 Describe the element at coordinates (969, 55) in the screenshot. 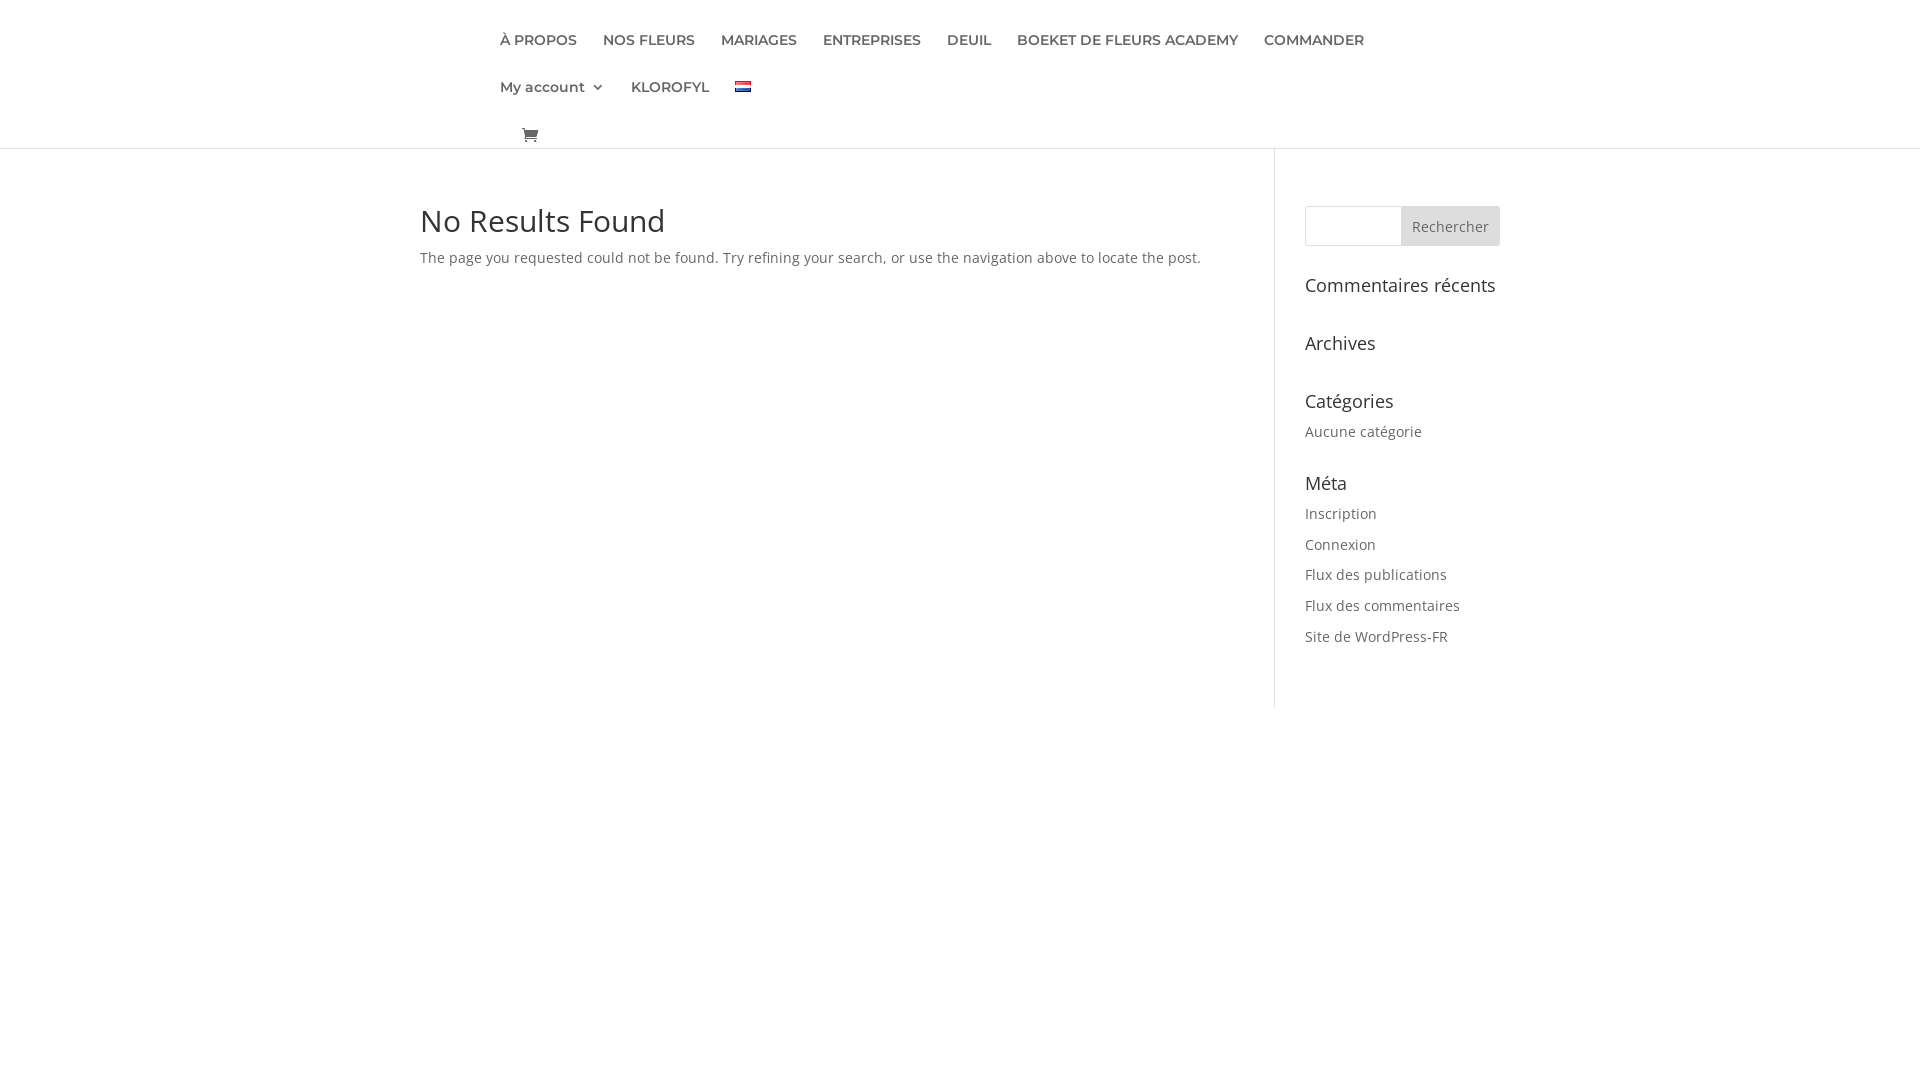

I see `'DEUIL'` at that location.